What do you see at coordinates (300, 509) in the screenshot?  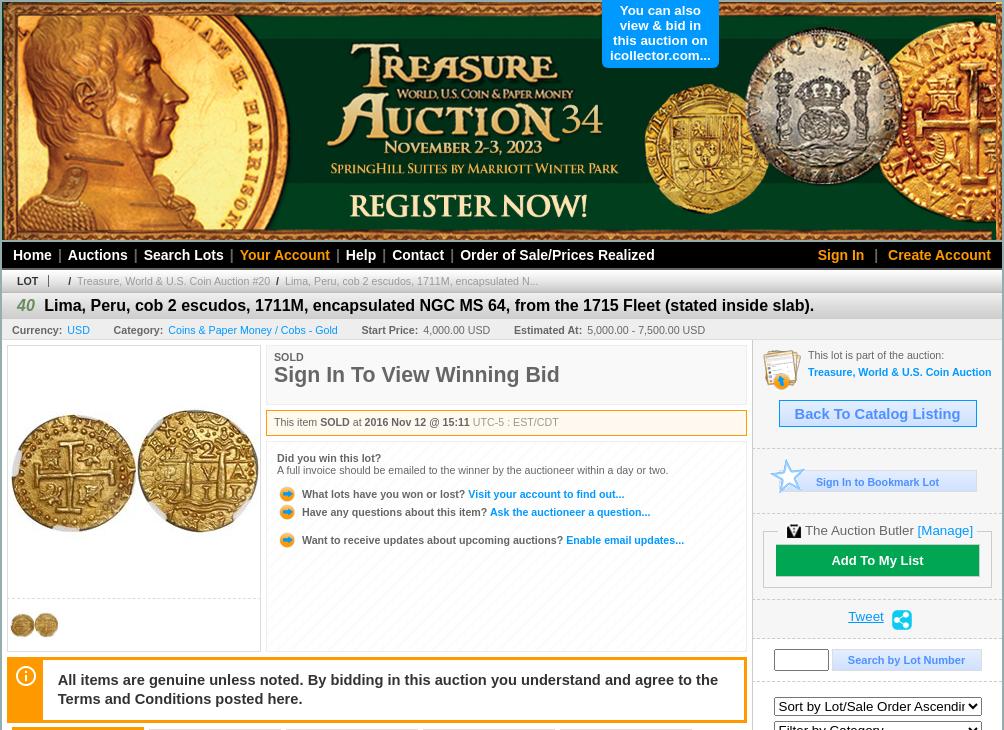 I see `'Have any questions about this item?'` at bounding box center [300, 509].